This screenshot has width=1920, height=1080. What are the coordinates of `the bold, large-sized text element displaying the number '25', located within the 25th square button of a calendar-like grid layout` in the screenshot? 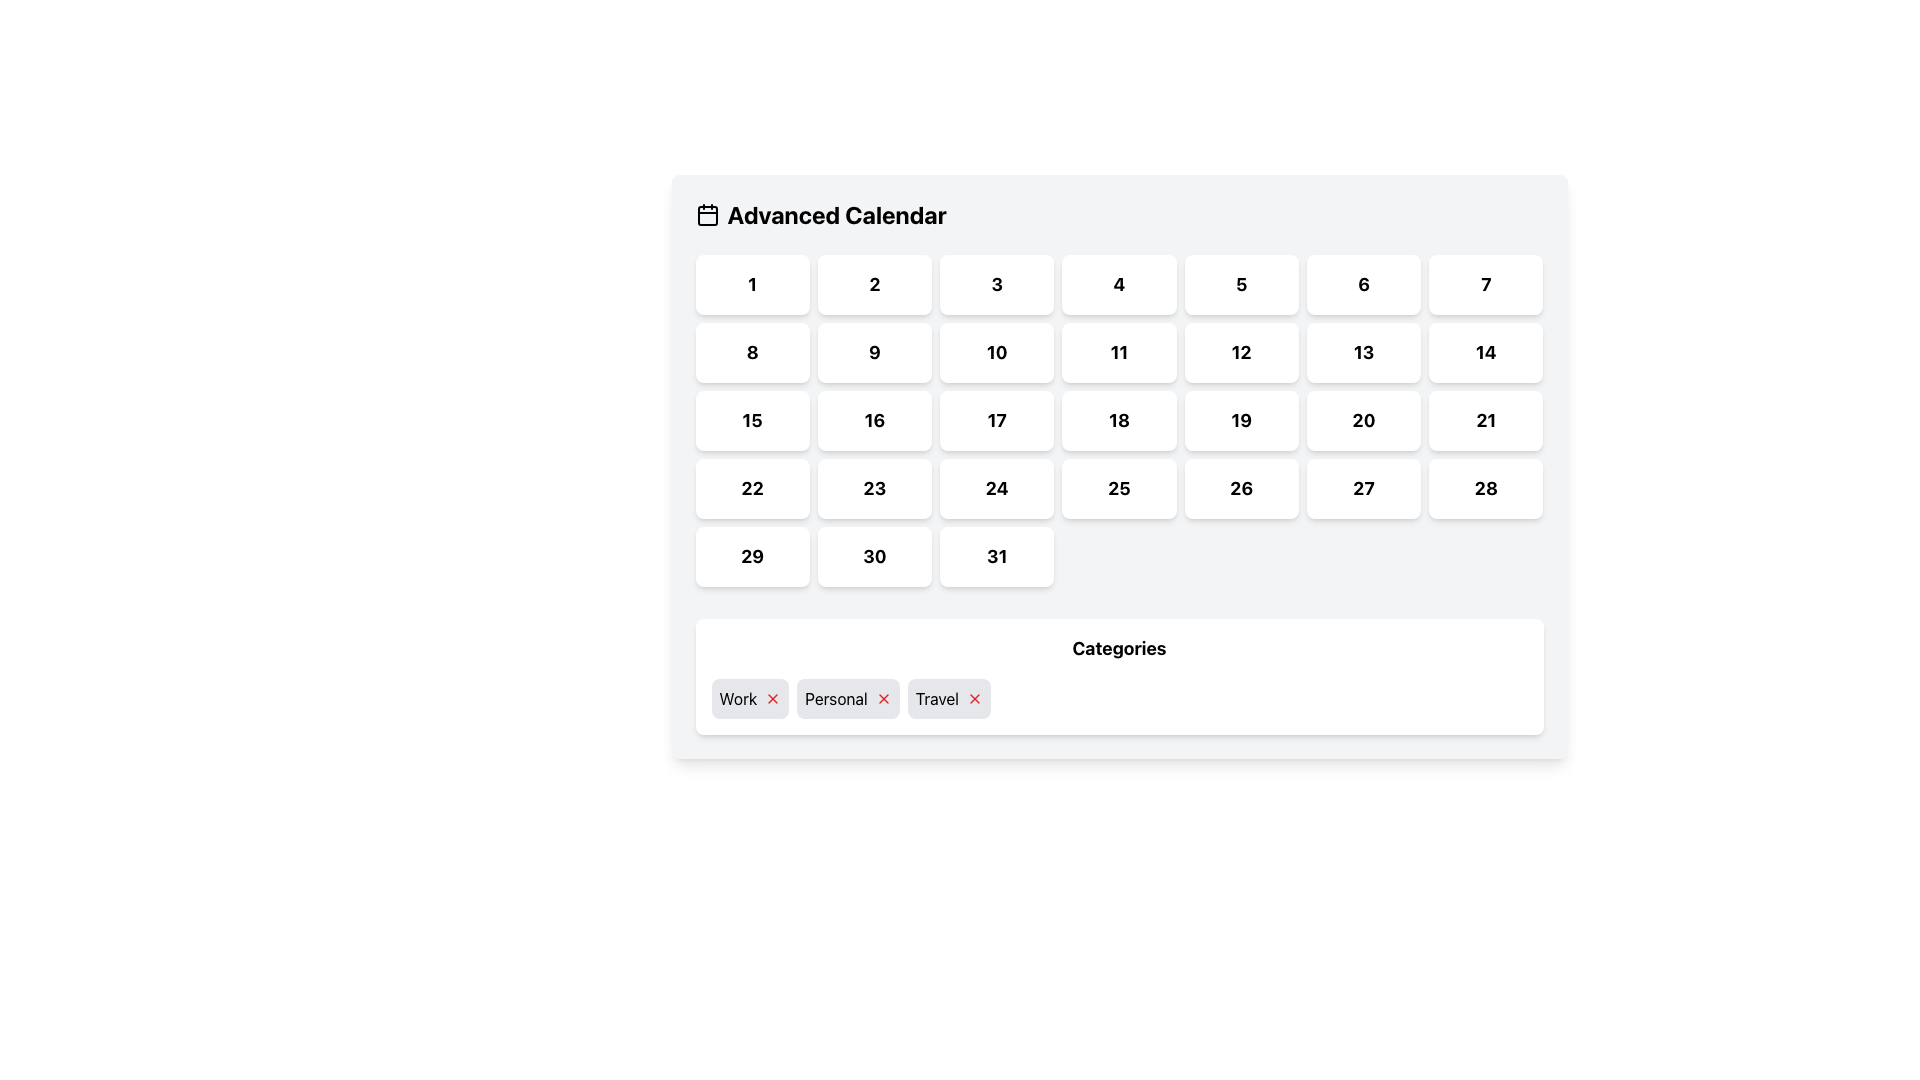 It's located at (1118, 488).